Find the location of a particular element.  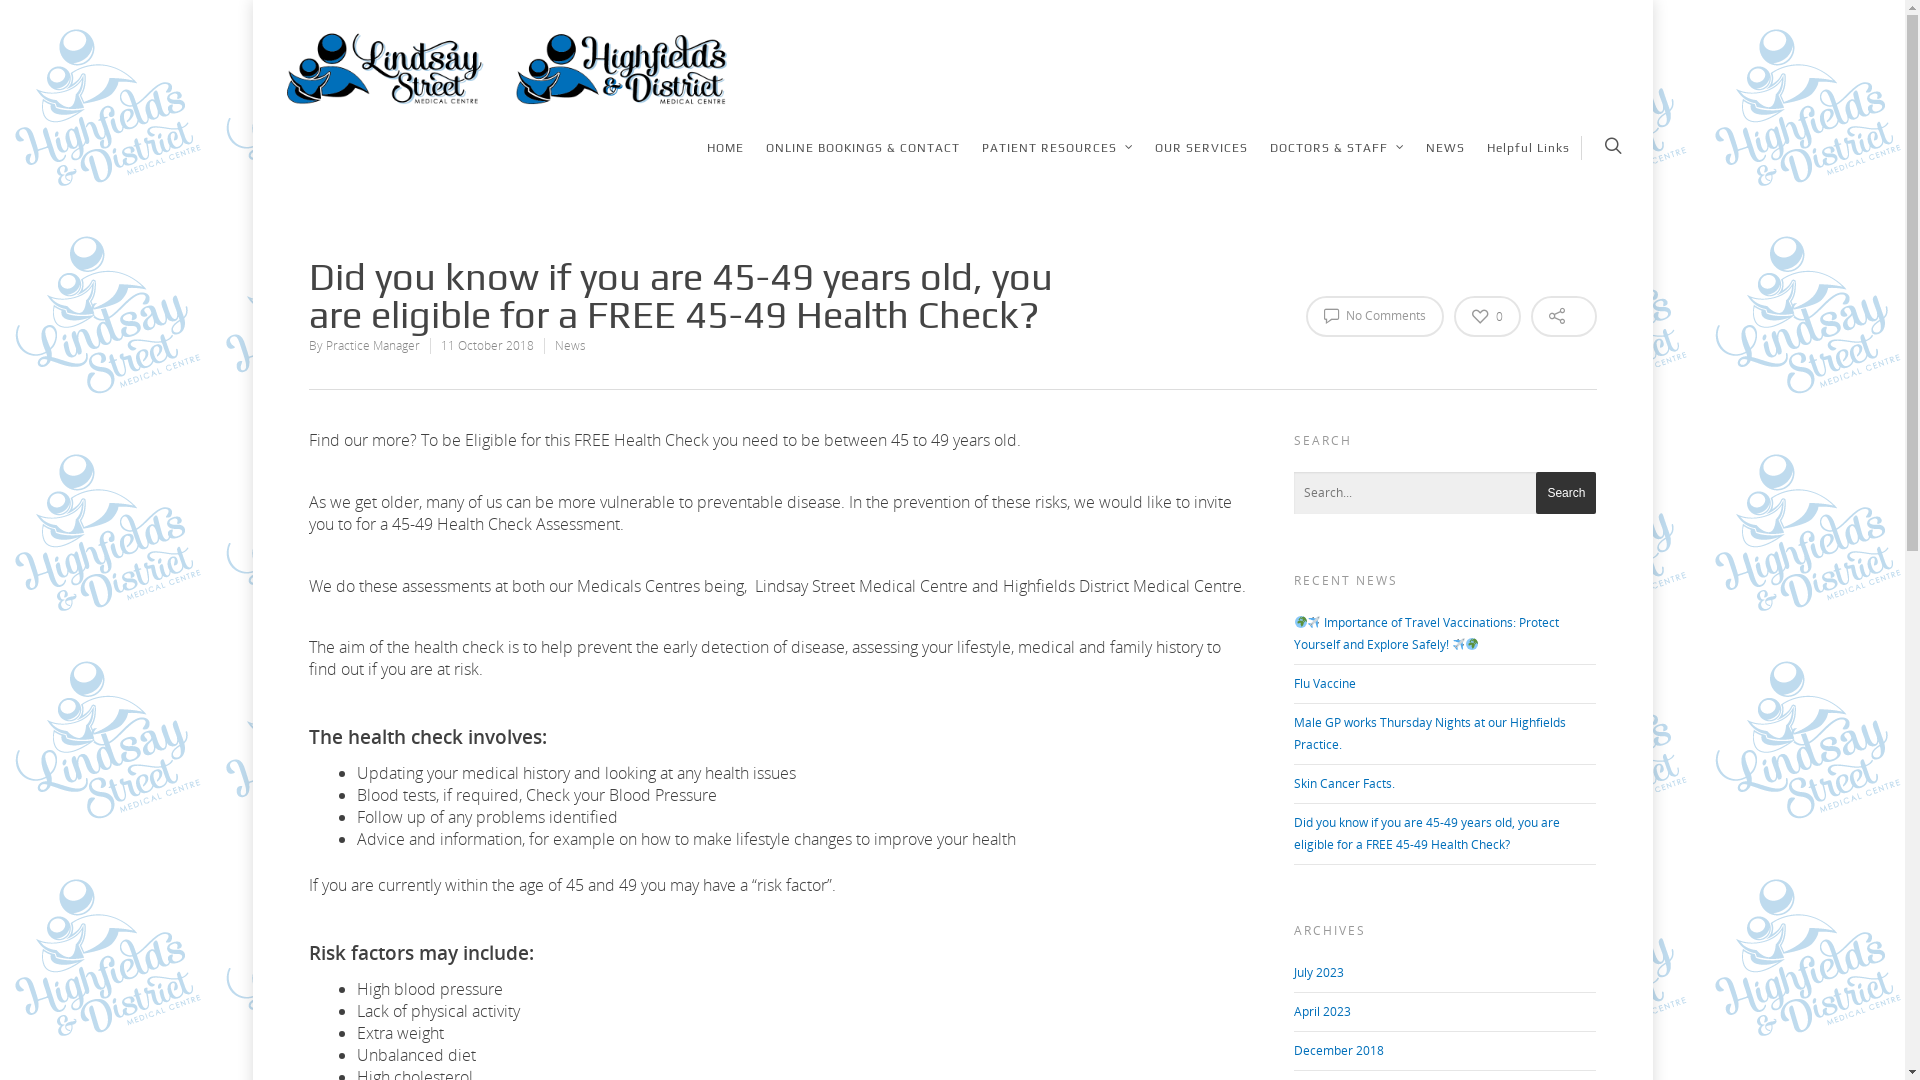

'ONLINE BOOKINGS & CONTACT' is located at coordinates (863, 161).